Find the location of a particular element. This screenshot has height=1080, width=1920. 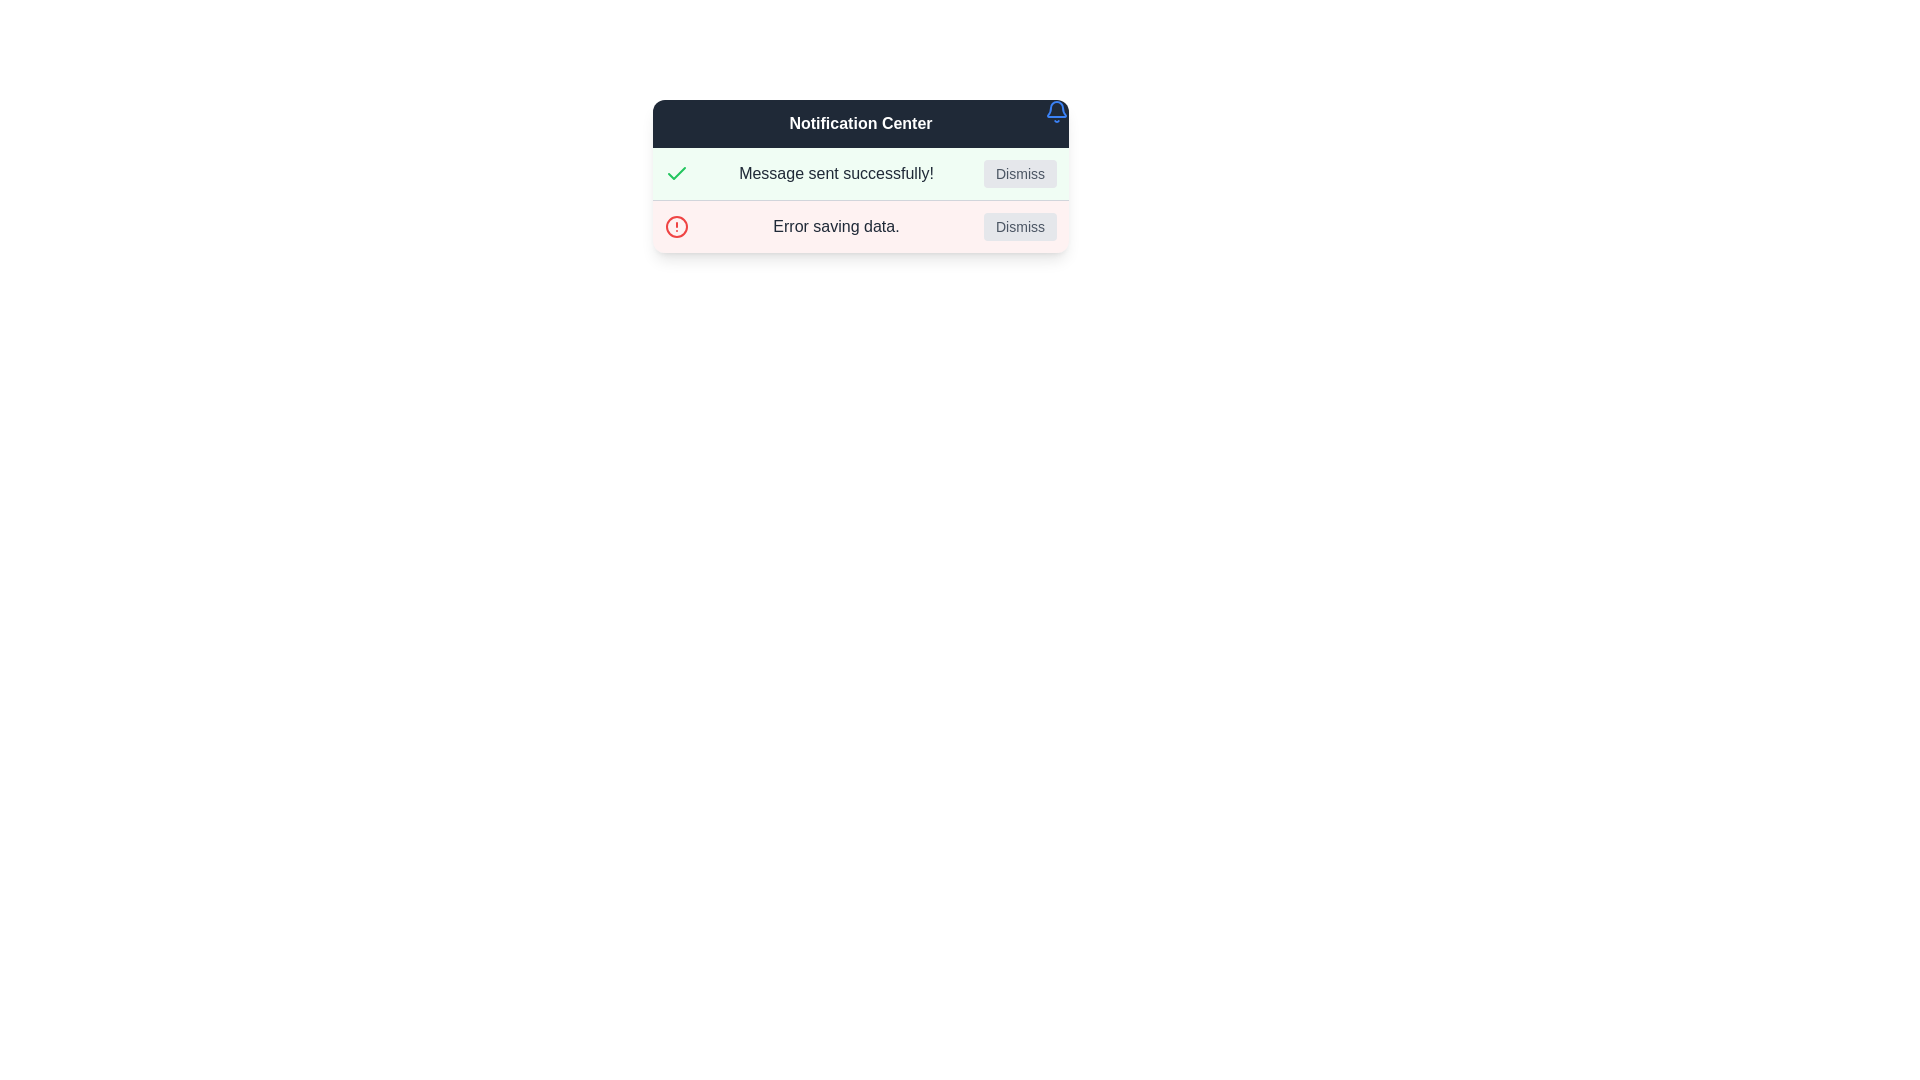

the Text label that informs the user about an error during a data-saving operation, located within the 'Error saving data' notification card is located at coordinates (836, 226).